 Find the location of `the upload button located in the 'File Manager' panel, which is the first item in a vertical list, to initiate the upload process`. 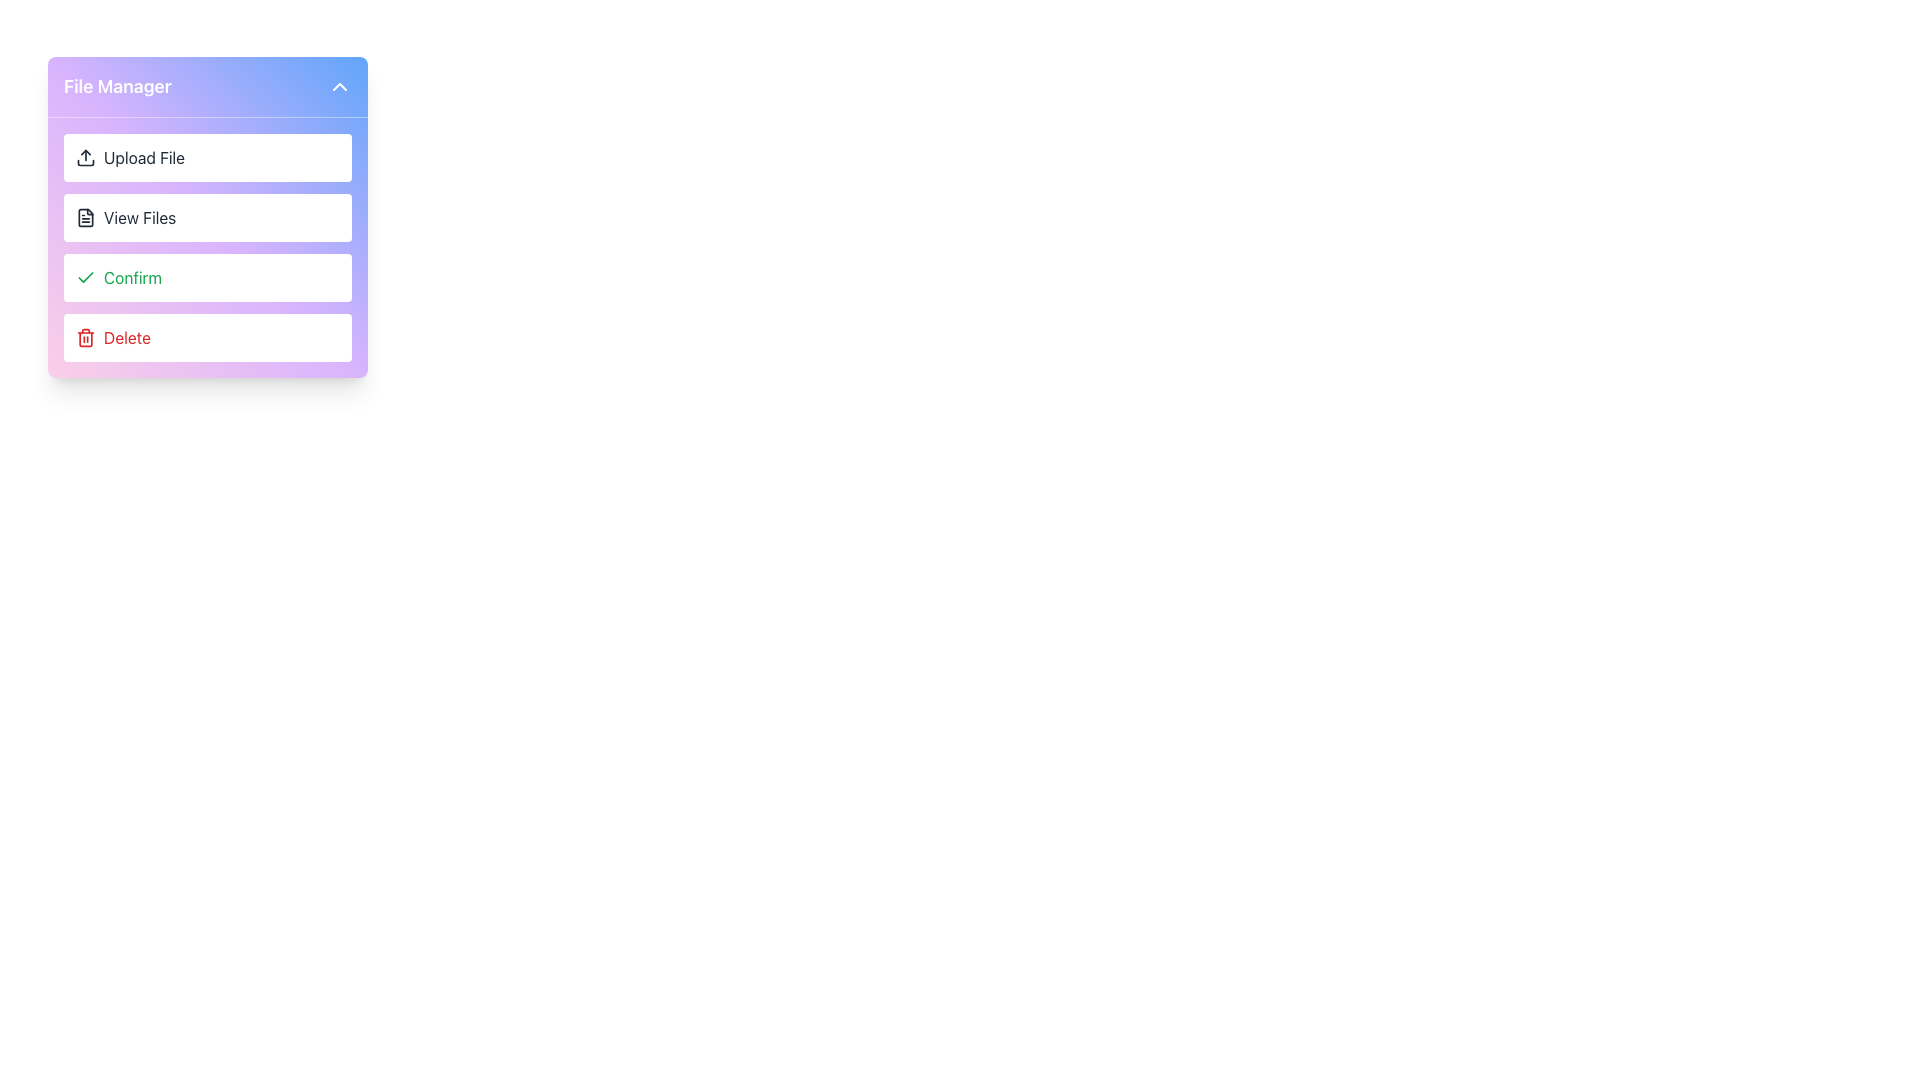

the upload button located in the 'File Manager' panel, which is the first item in a vertical list, to initiate the upload process is located at coordinates (207, 157).